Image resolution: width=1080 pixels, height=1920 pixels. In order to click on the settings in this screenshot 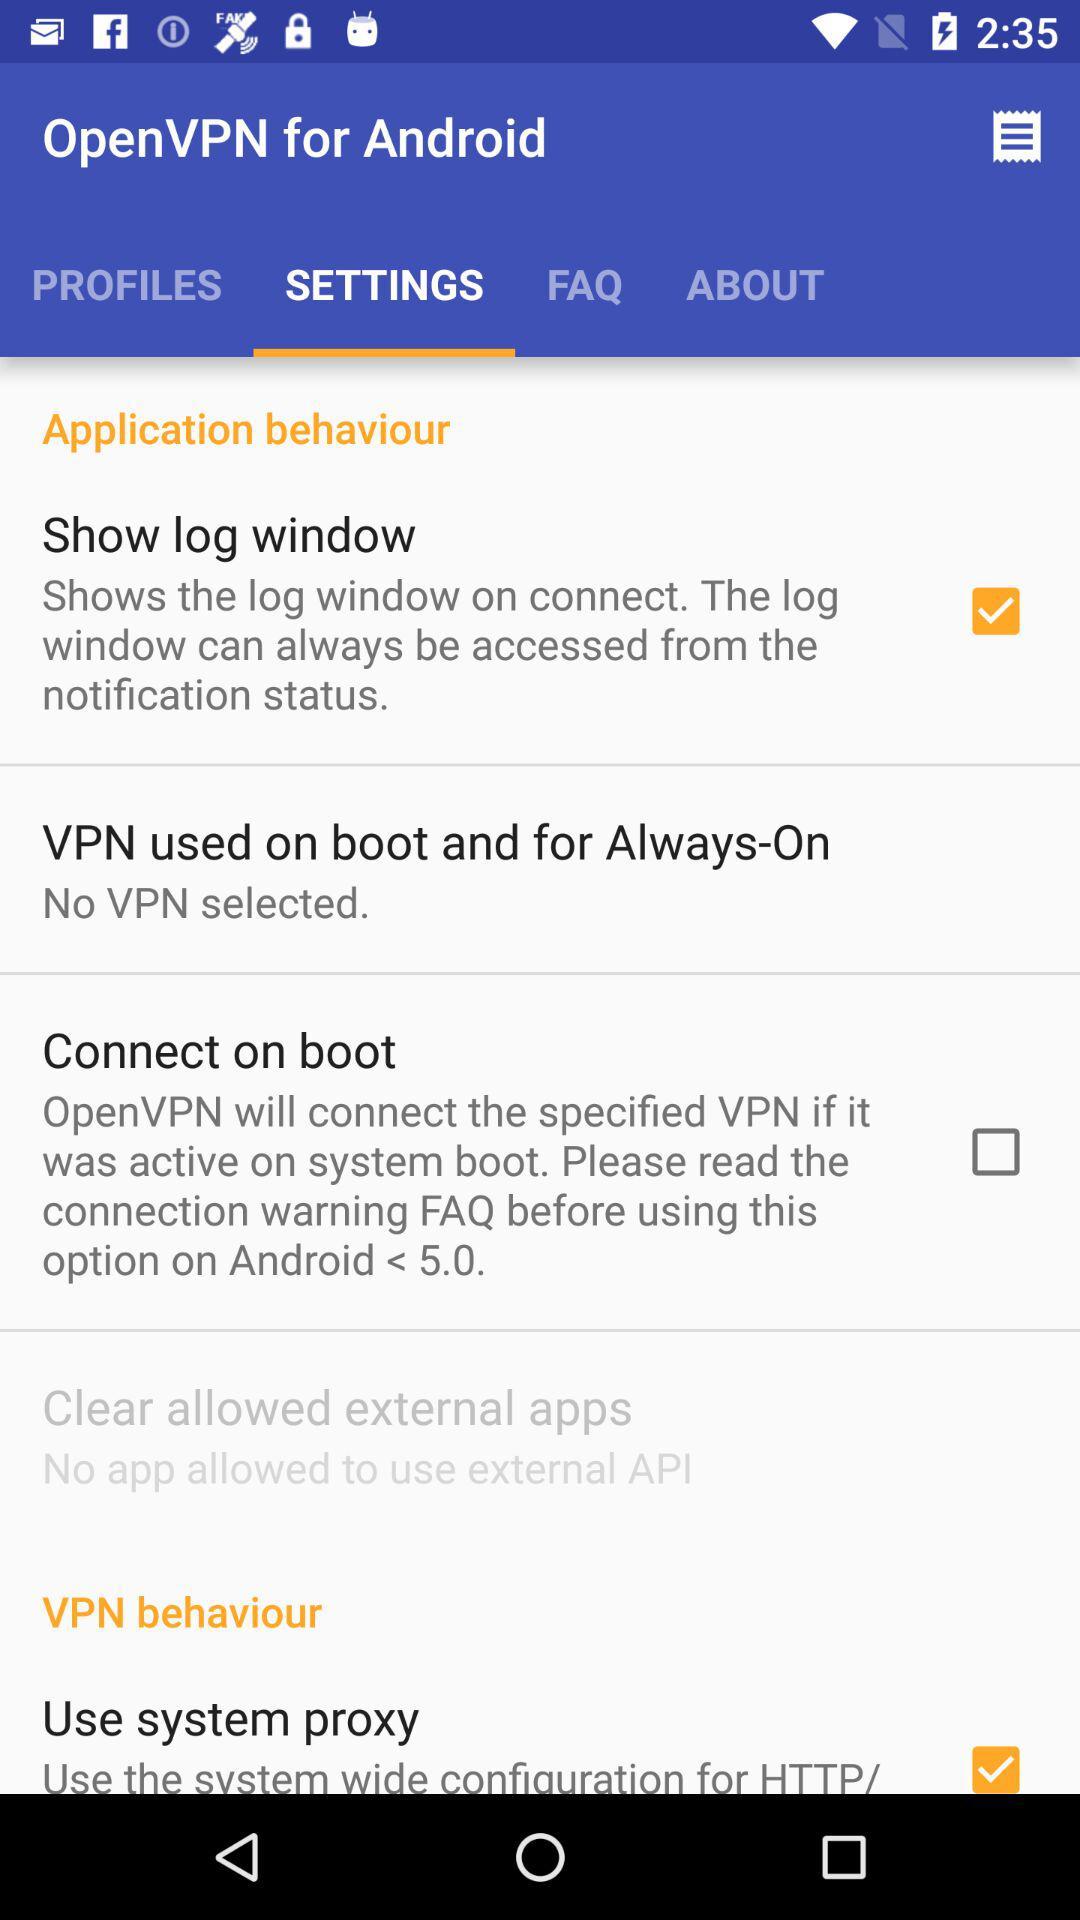, I will do `click(384, 282)`.